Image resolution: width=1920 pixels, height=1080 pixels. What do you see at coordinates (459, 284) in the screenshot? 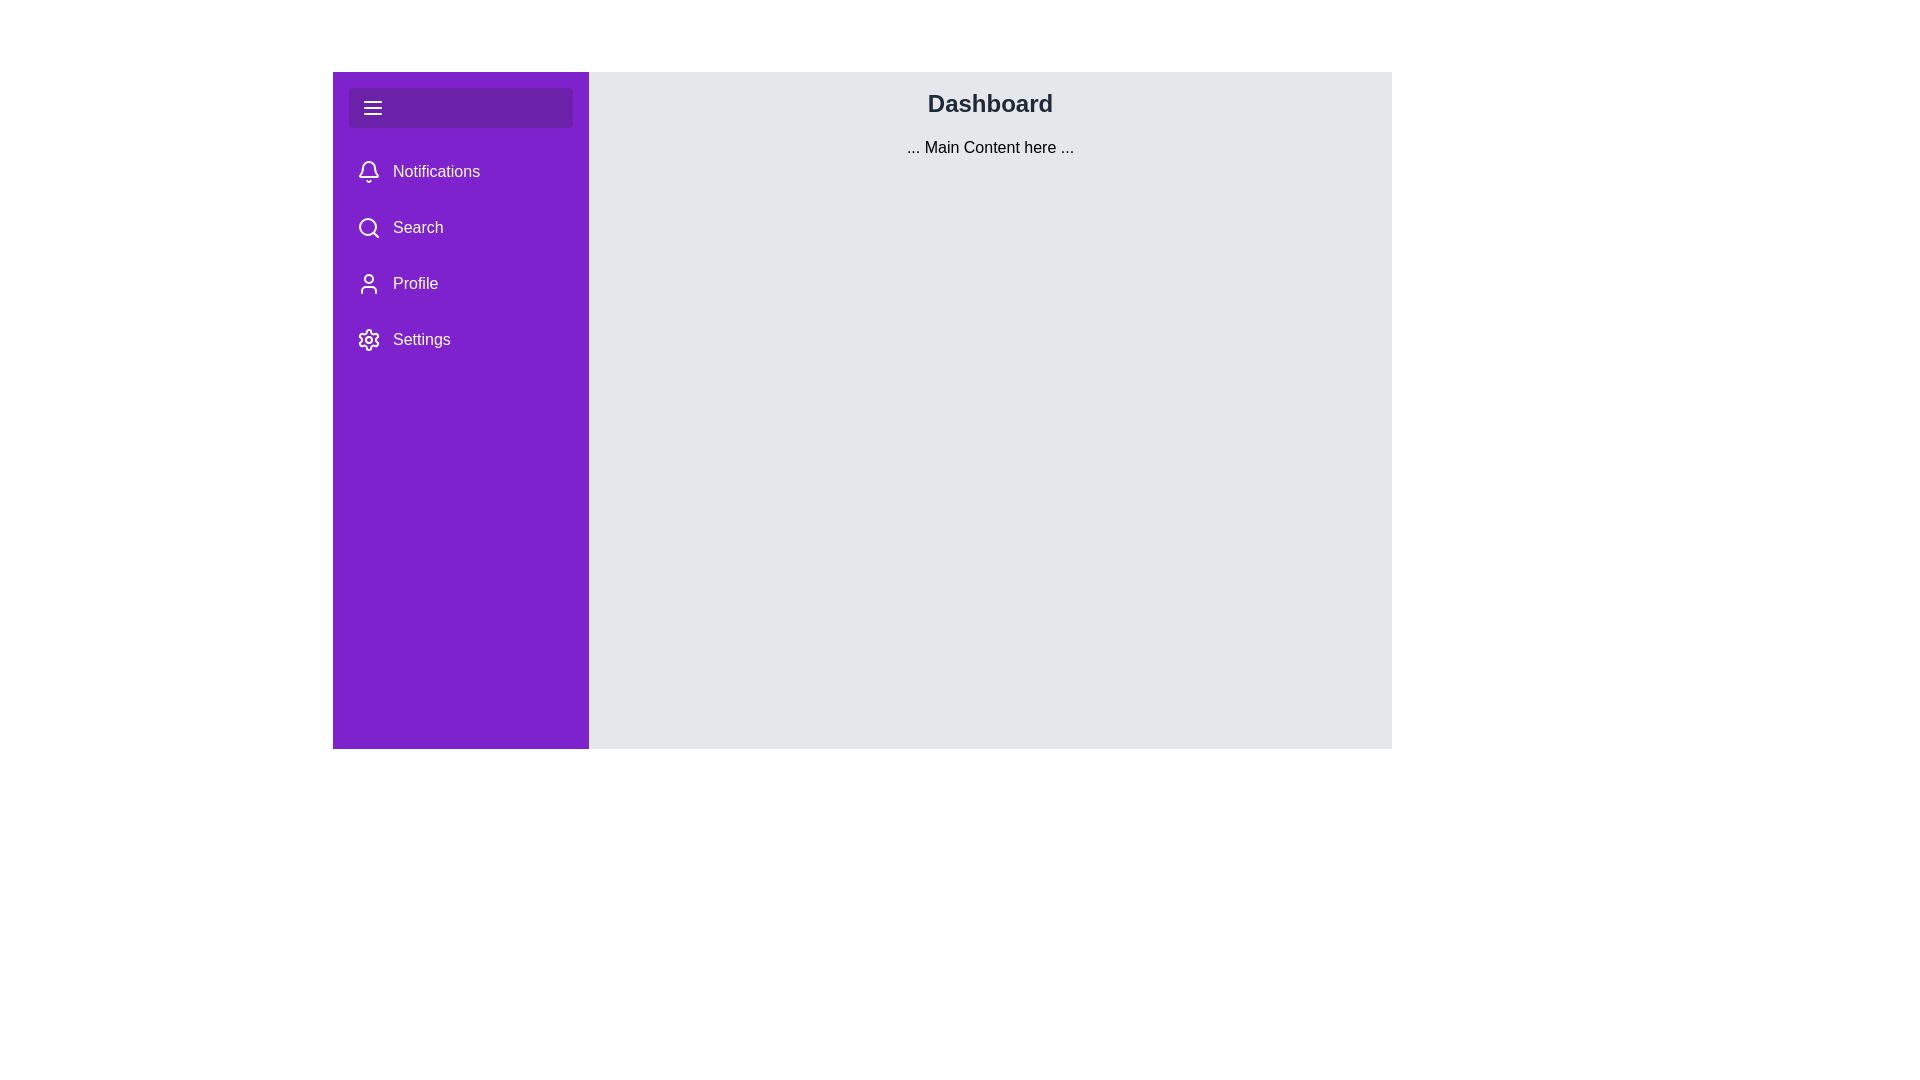
I see `the menu item Profile` at bounding box center [459, 284].